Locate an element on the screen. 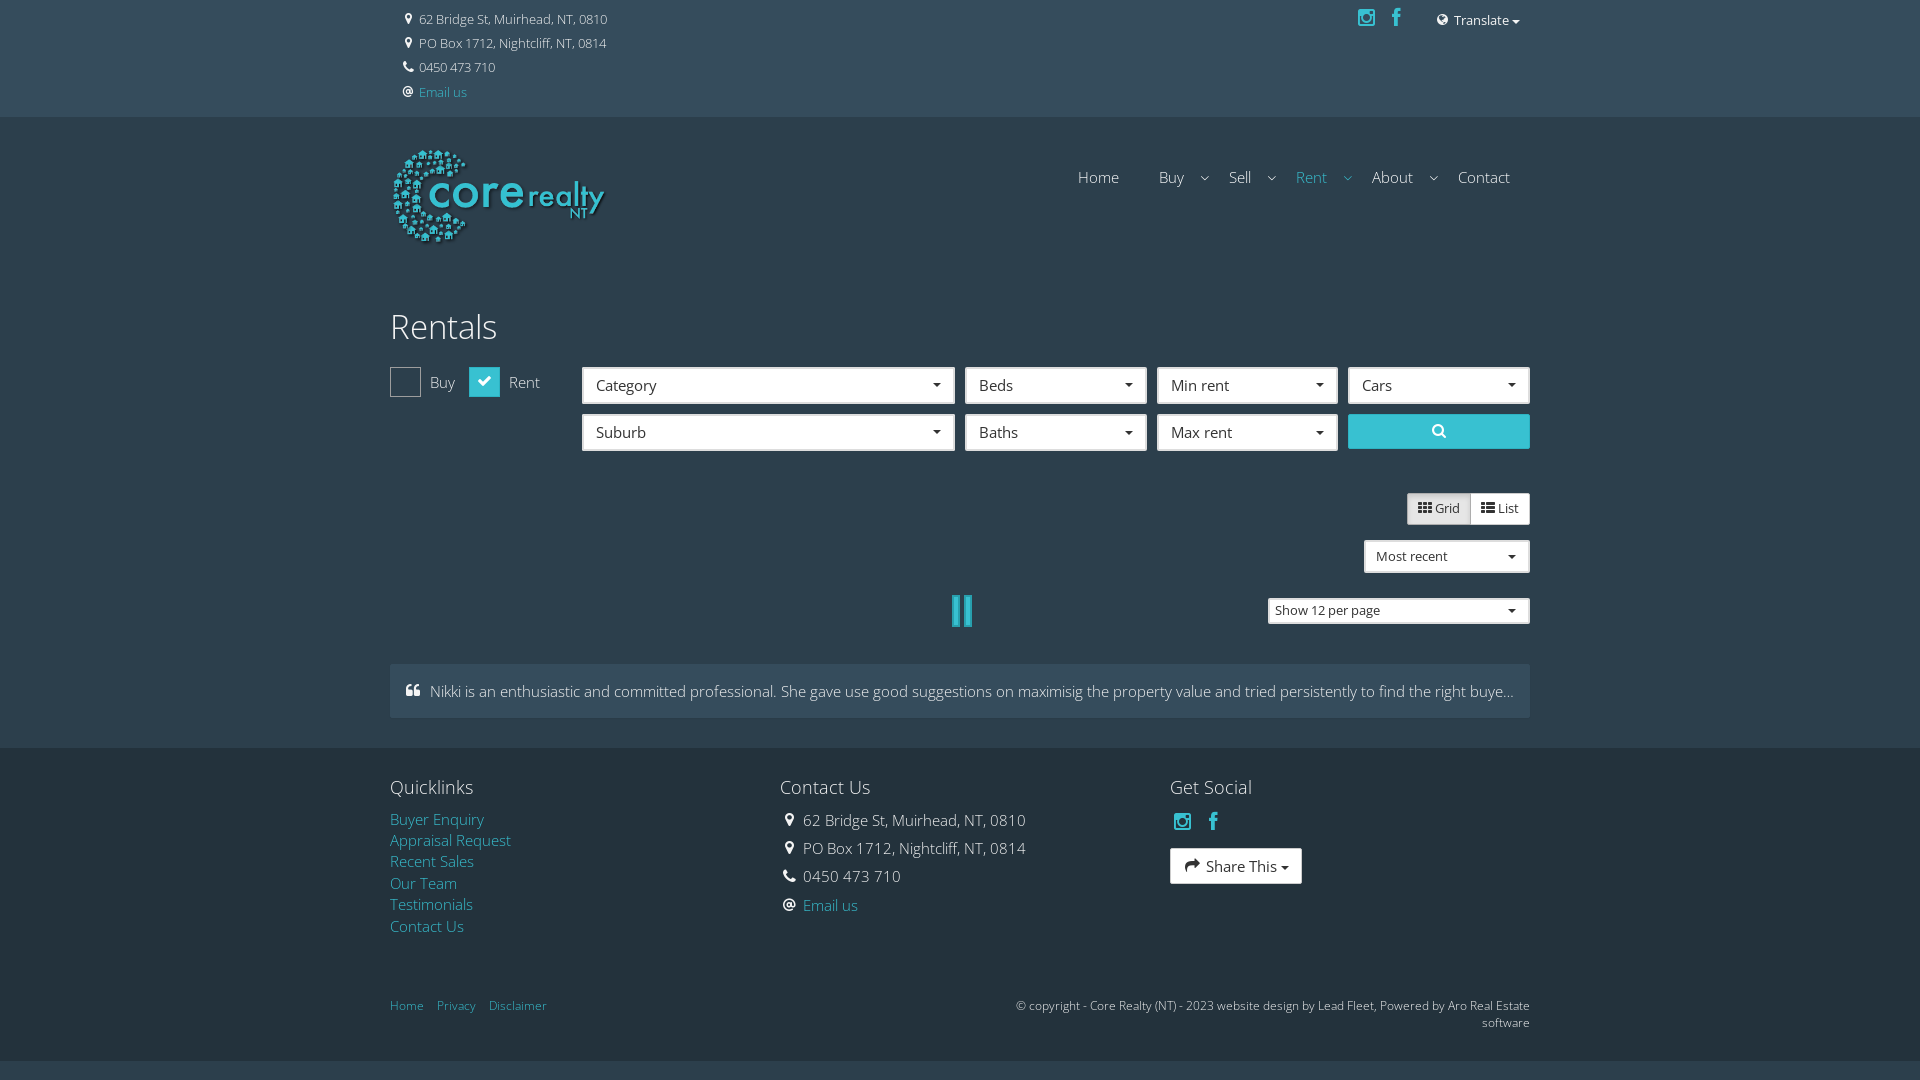  'Translate' is located at coordinates (1477, 19).